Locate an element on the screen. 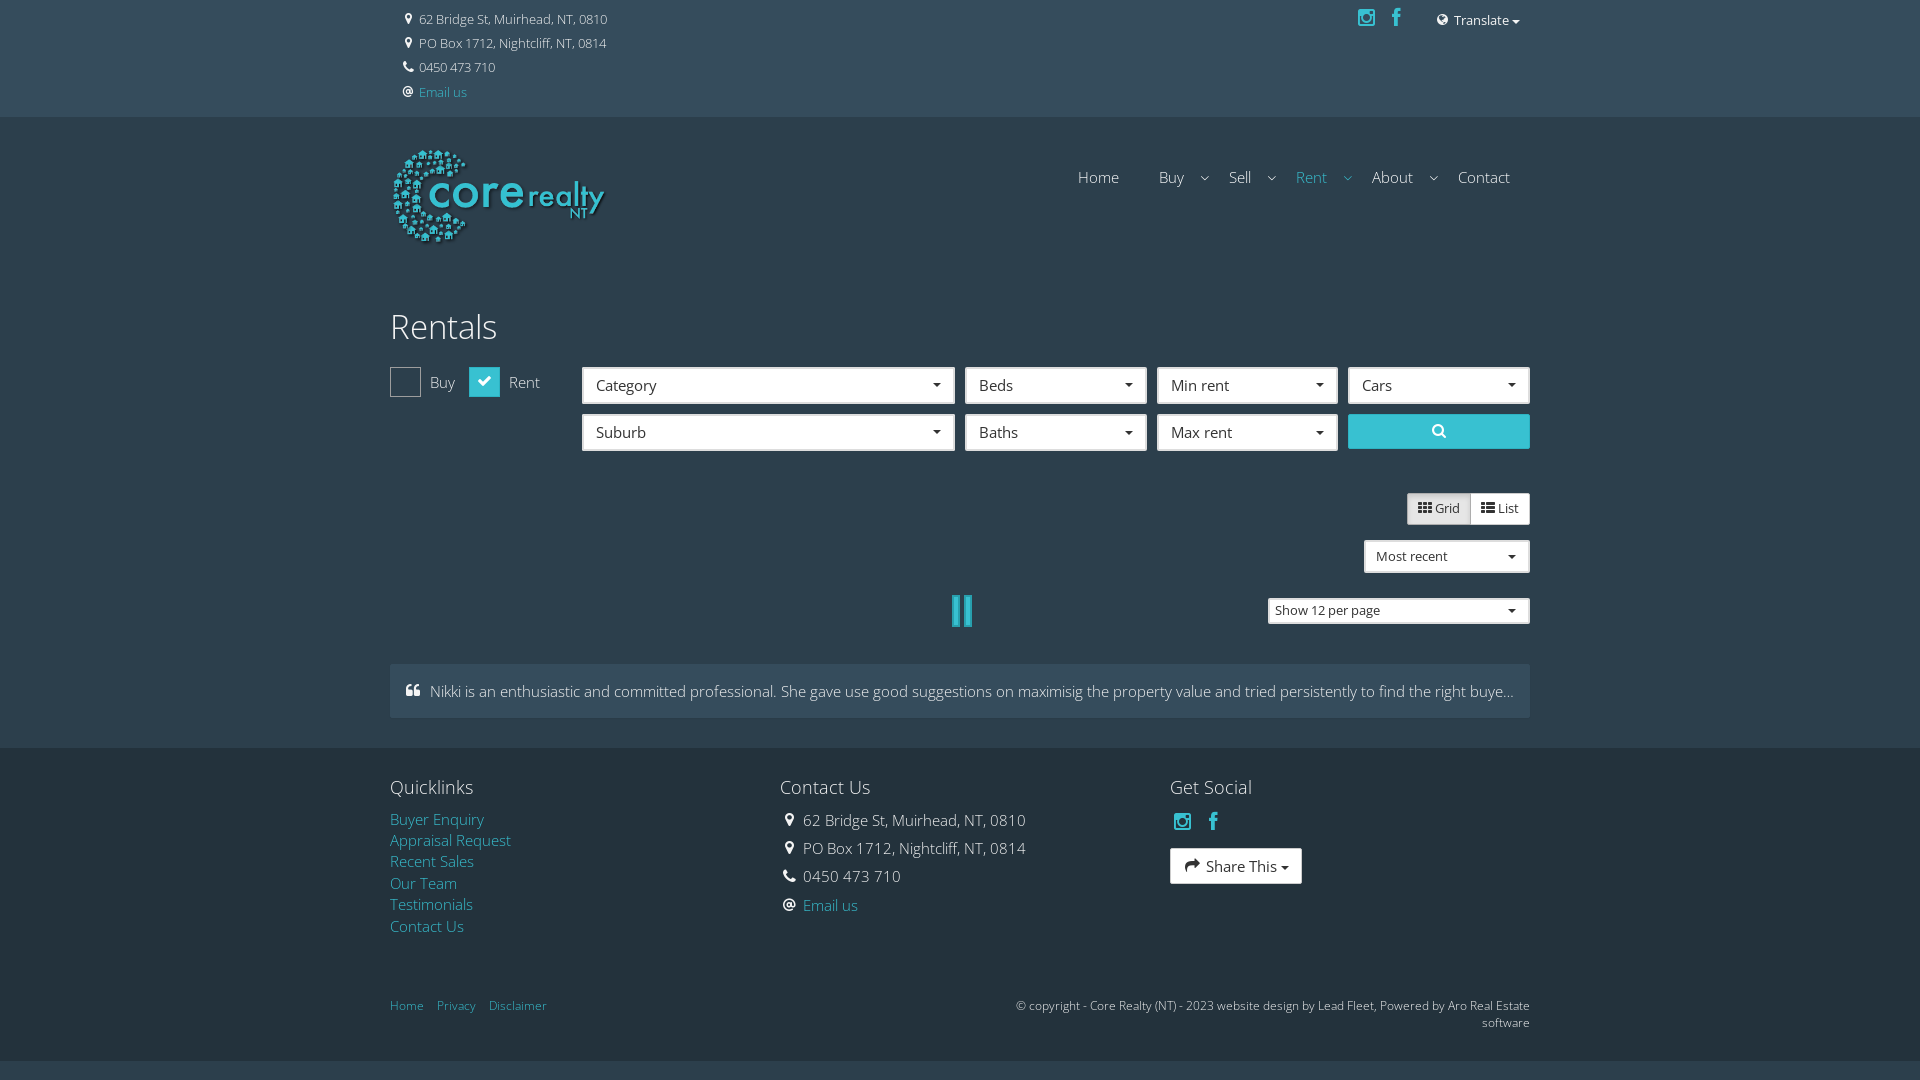  'Translate' is located at coordinates (1477, 19).